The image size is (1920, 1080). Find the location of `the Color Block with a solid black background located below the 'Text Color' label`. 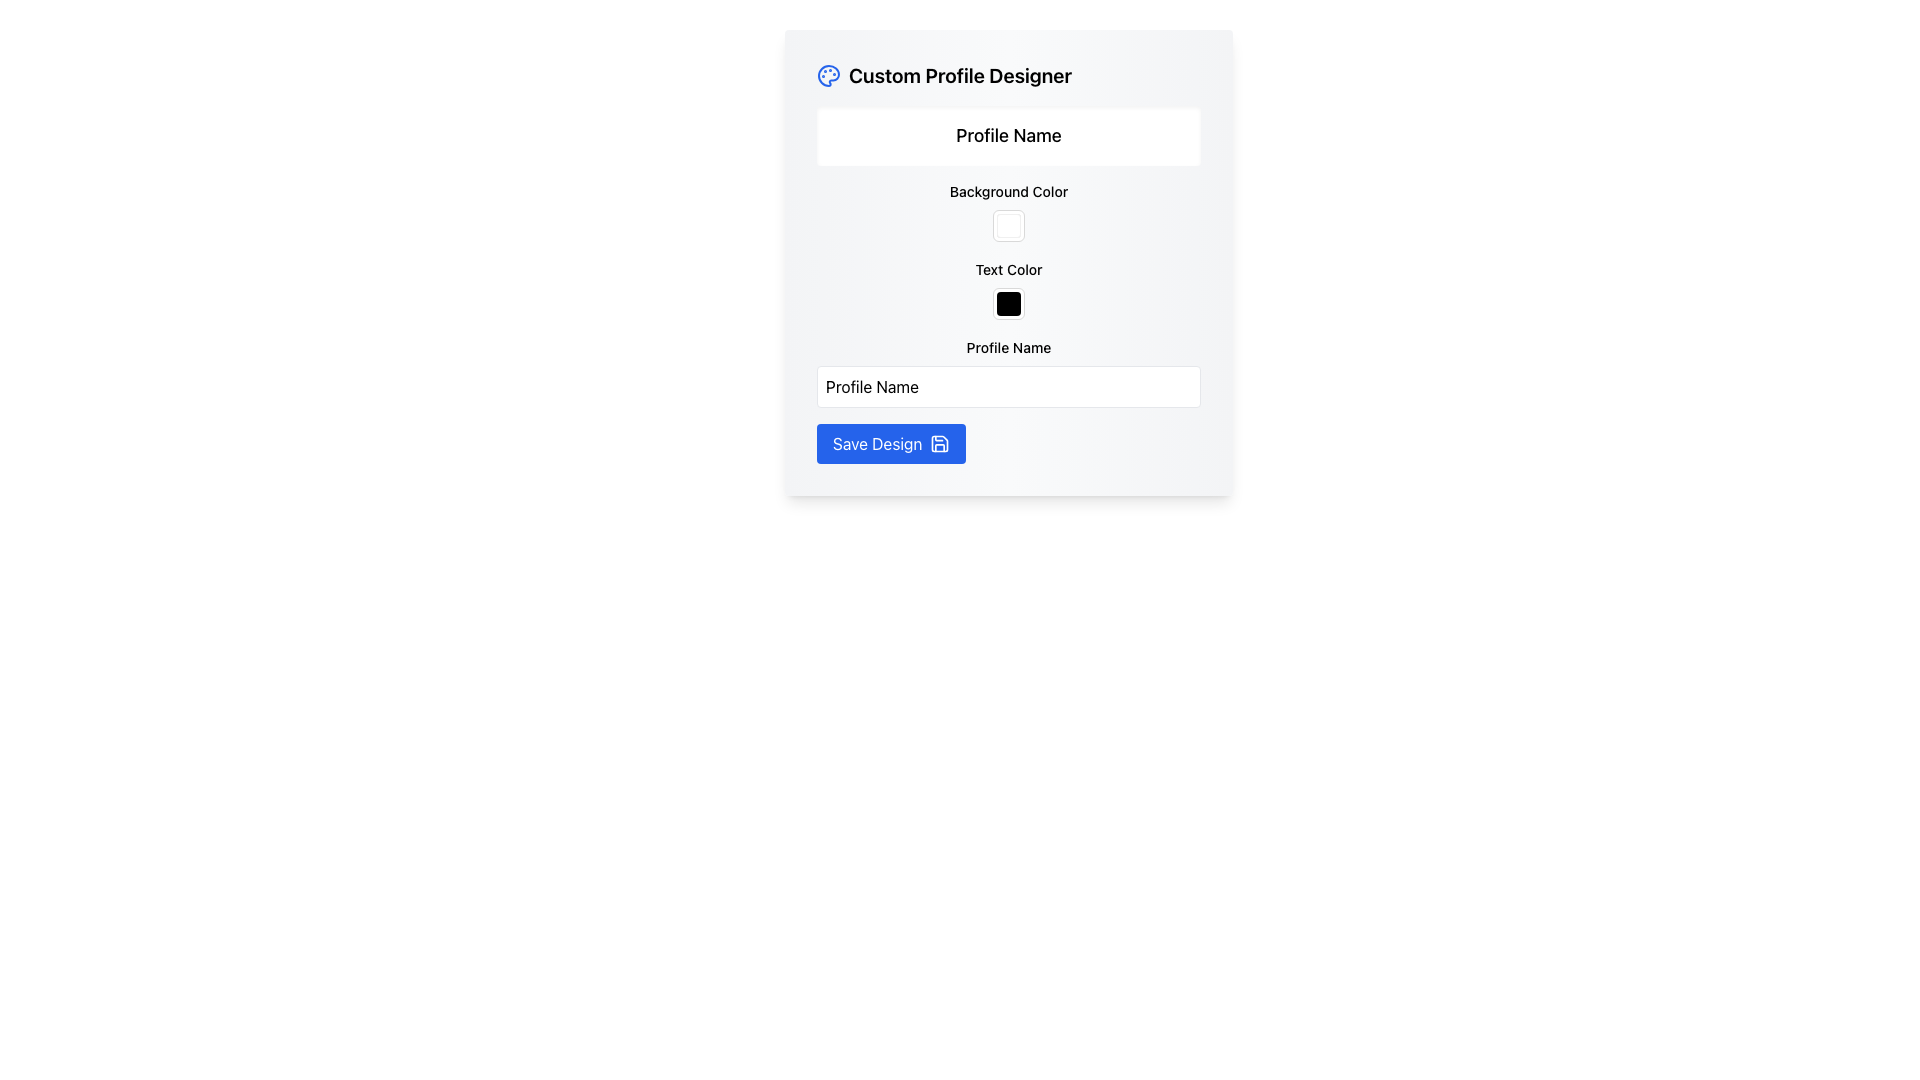

the Color Block with a solid black background located below the 'Text Color' label is located at coordinates (1008, 304).